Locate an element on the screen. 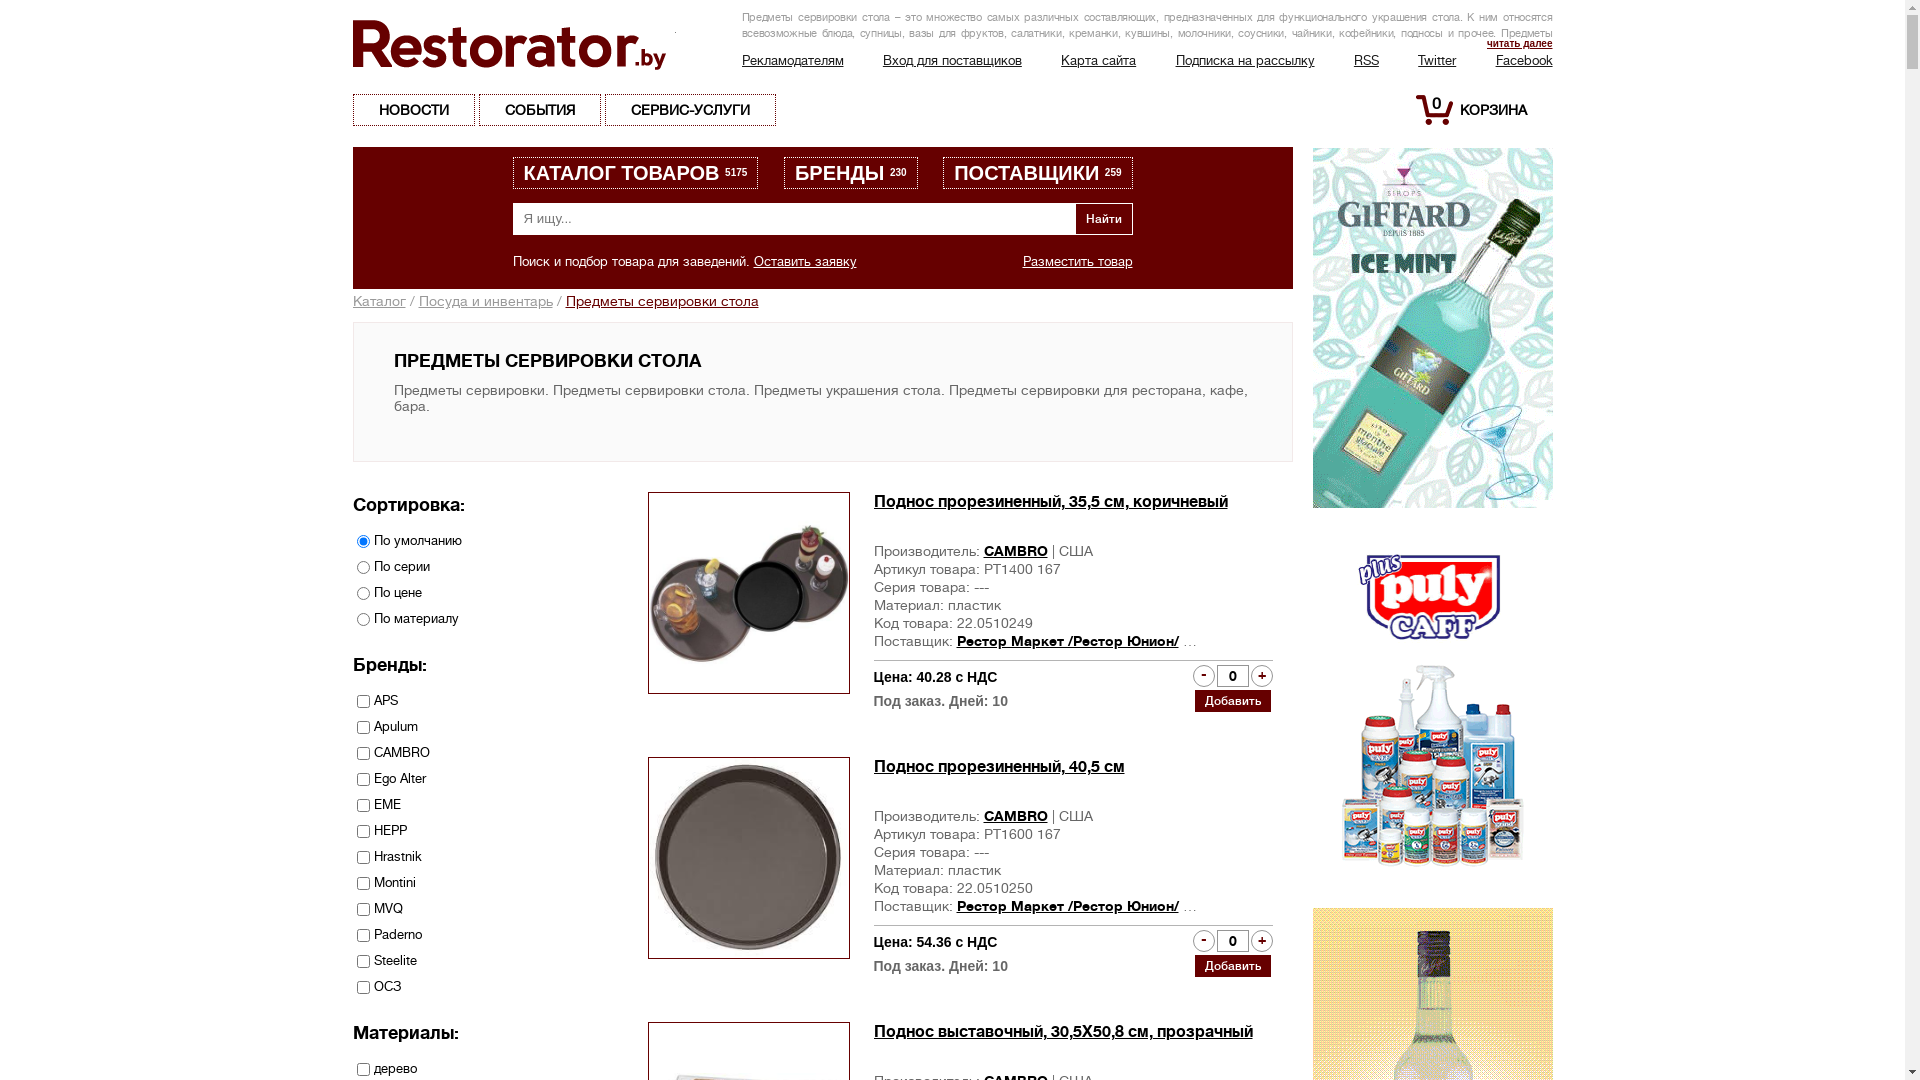 This screenshot has width=1920, height=1080. 'Twitter' is located at coordinates (1416, 60).